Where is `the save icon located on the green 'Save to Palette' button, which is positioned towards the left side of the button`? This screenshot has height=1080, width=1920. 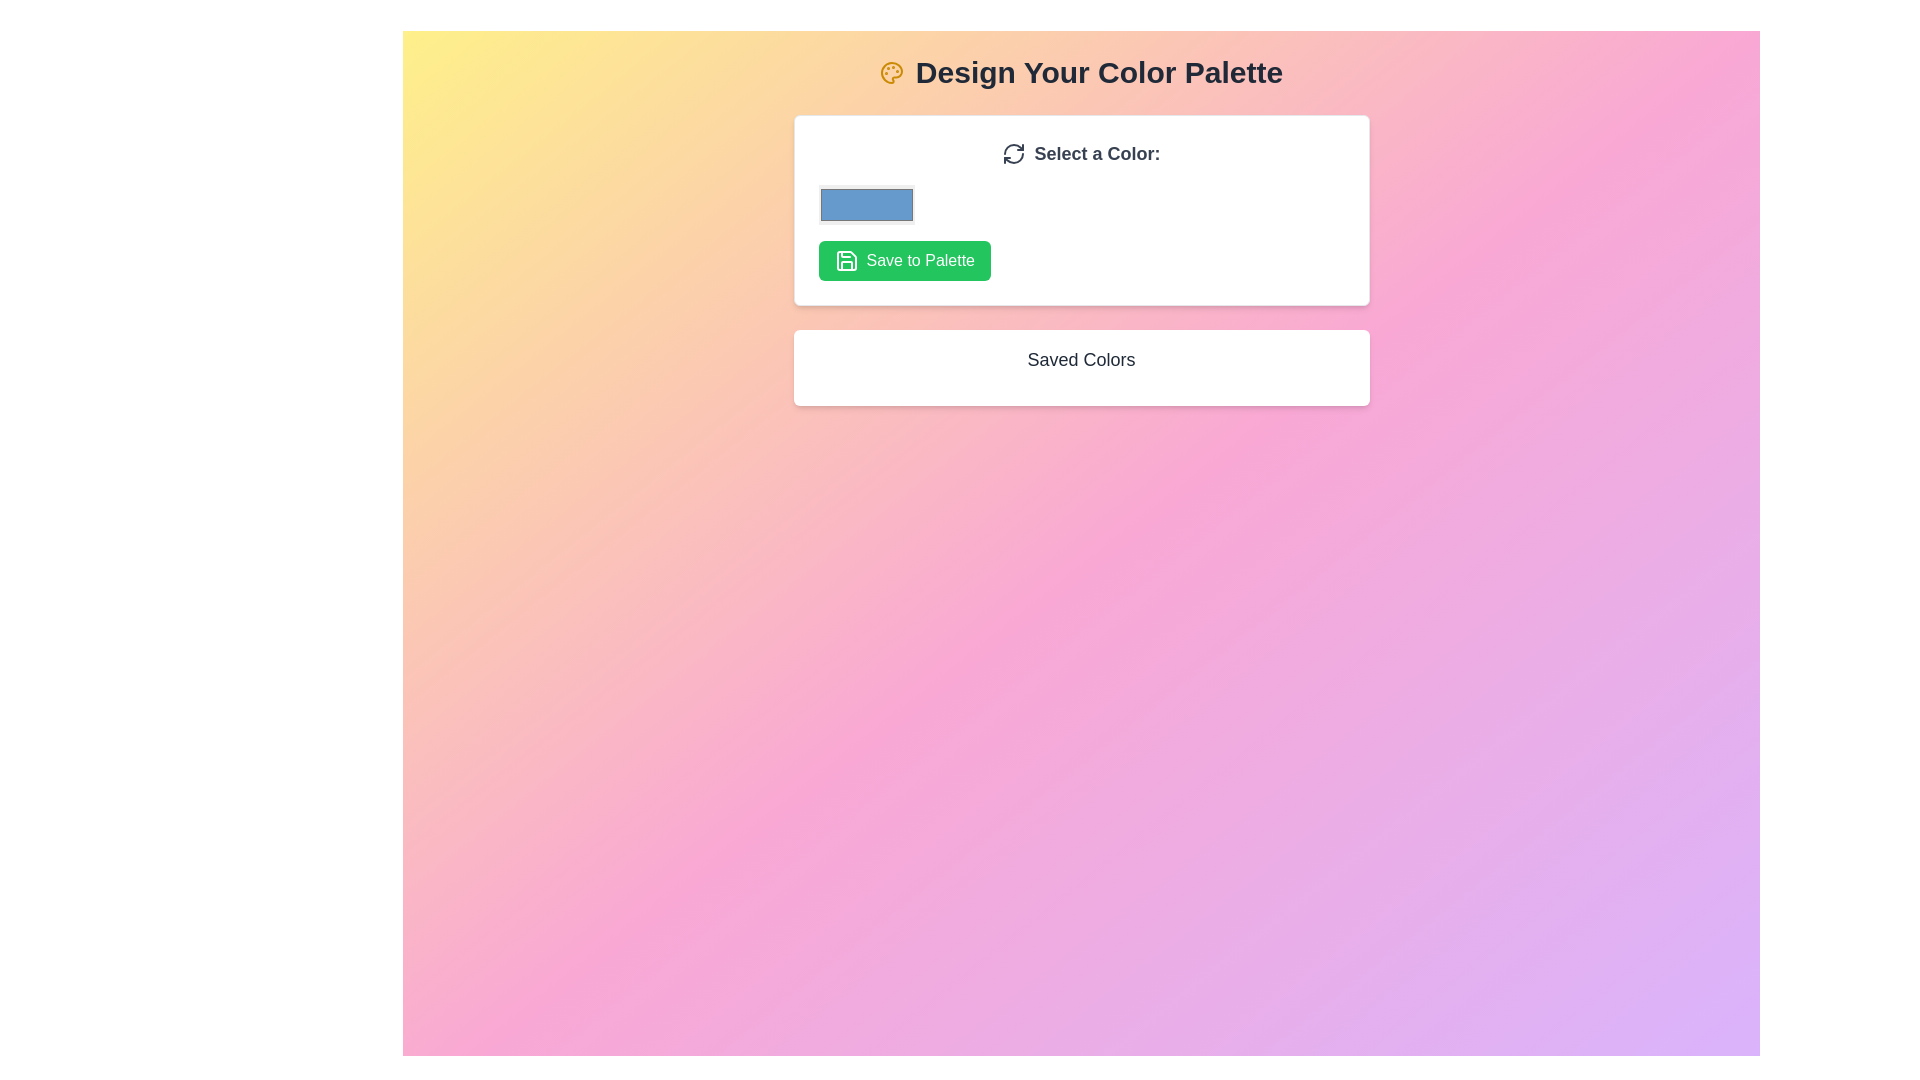
the save icon located on the green 'Save to Palette' button, which is positioned towards the left side of the button is located at coordinates (846, 260).